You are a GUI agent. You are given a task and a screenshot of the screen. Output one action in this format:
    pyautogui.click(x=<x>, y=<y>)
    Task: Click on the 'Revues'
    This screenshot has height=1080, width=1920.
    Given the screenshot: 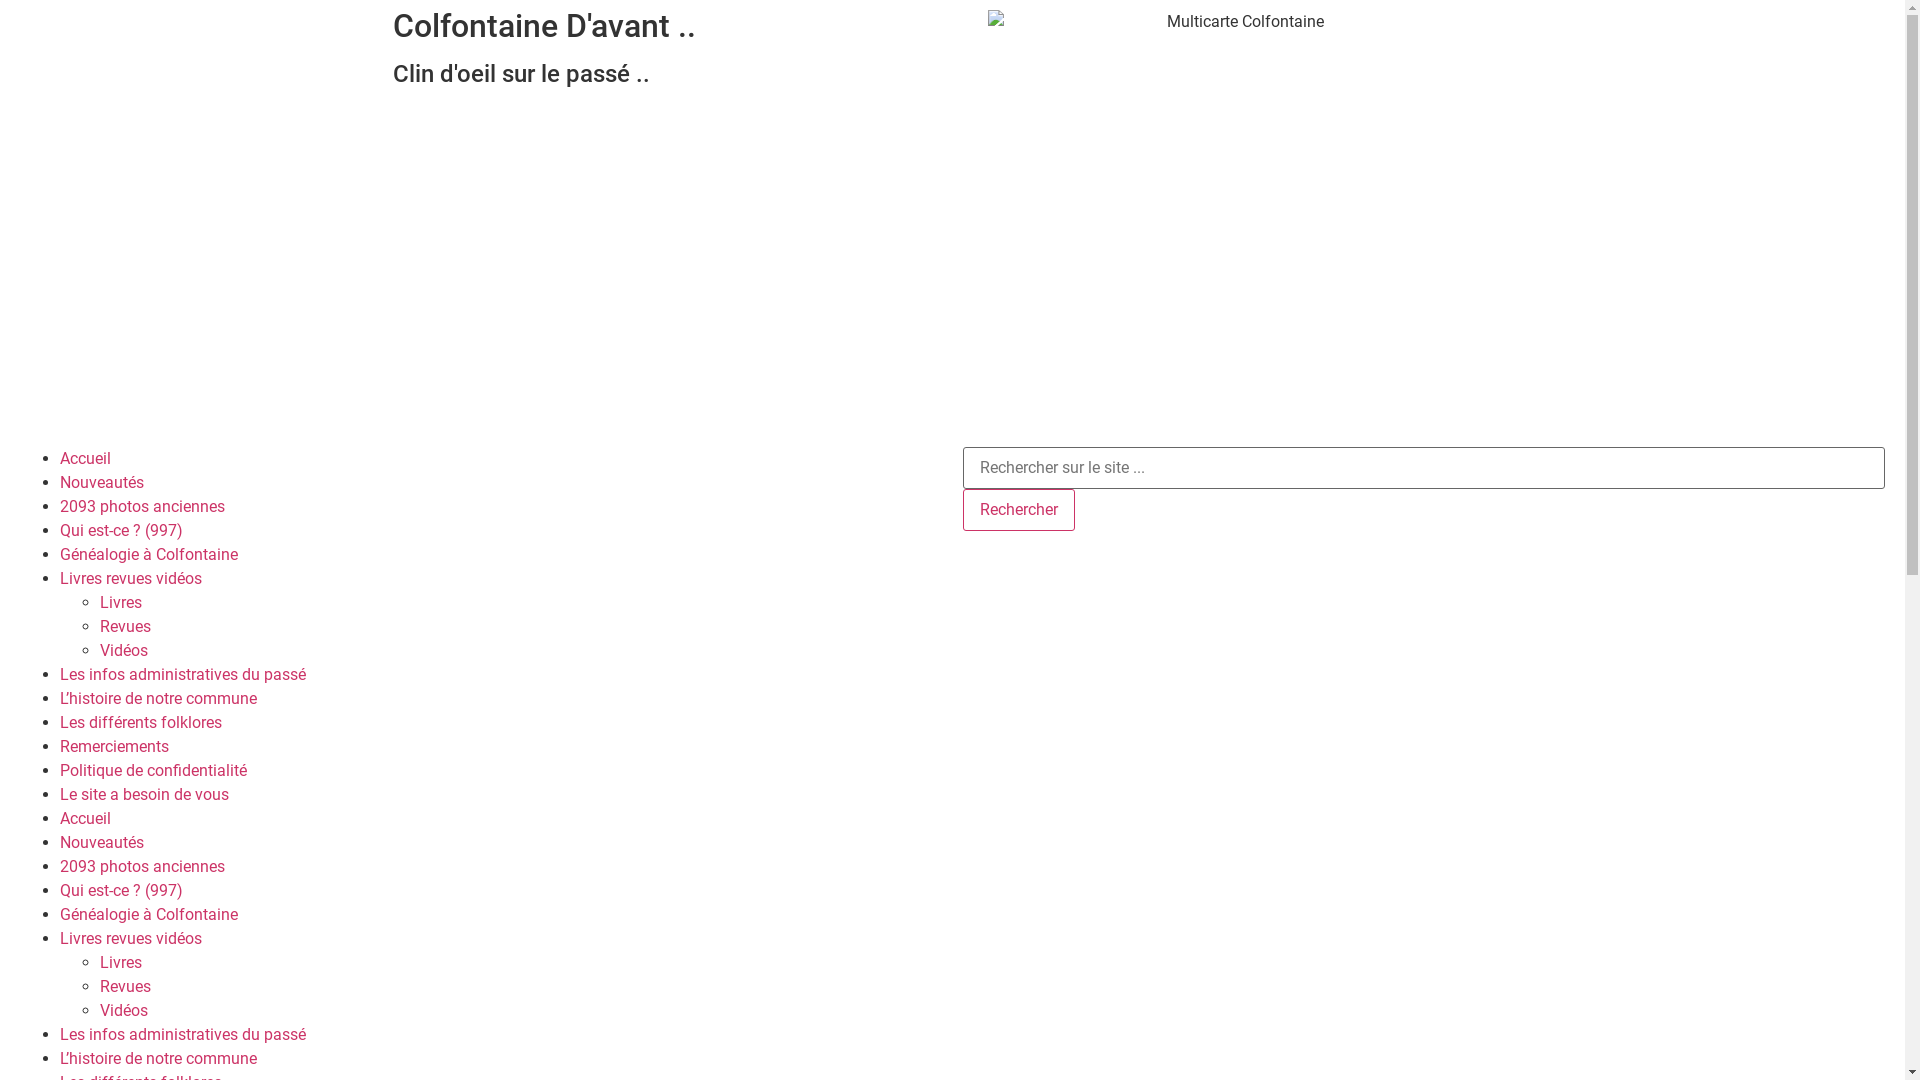 What is the action you would take?
    pyautogui.click(x=124, y=625)
    